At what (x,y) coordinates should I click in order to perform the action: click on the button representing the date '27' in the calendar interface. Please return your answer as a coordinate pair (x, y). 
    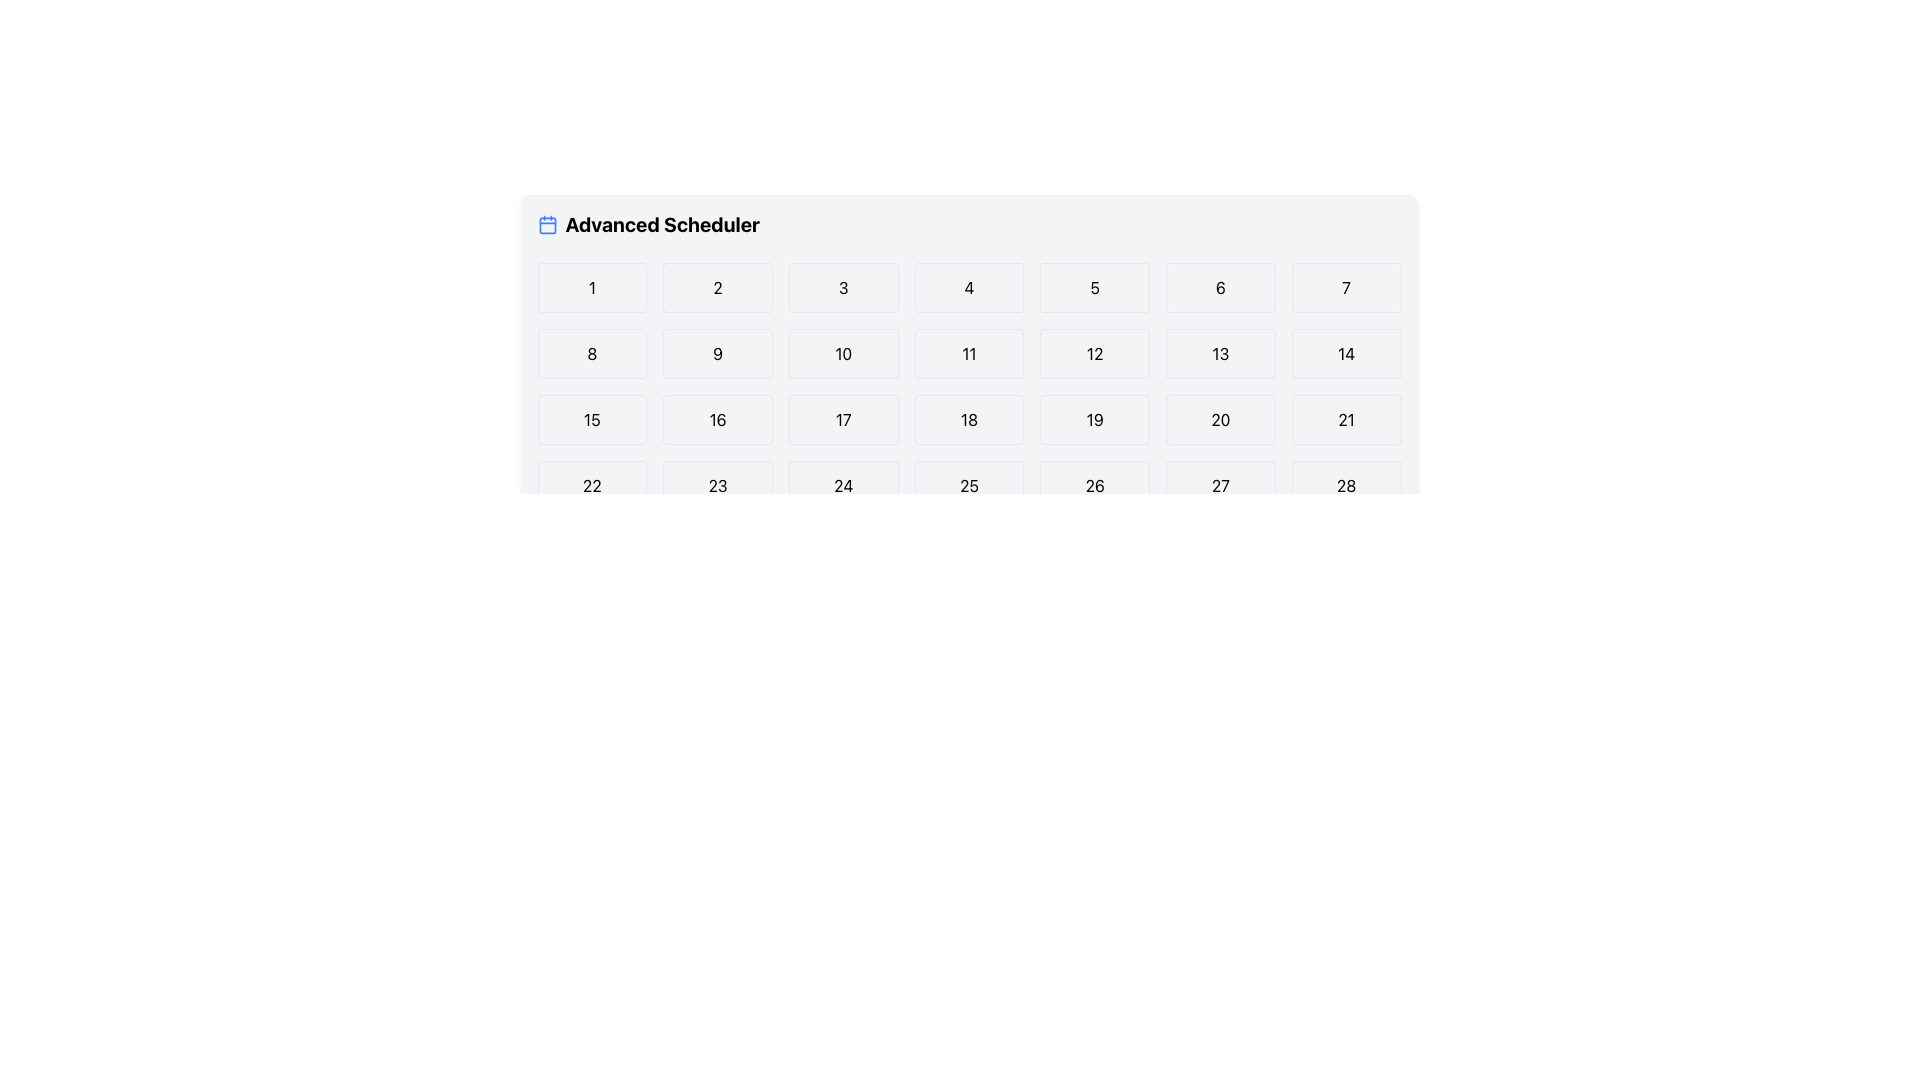
    Looking at the image, I should click on (1219, 486).